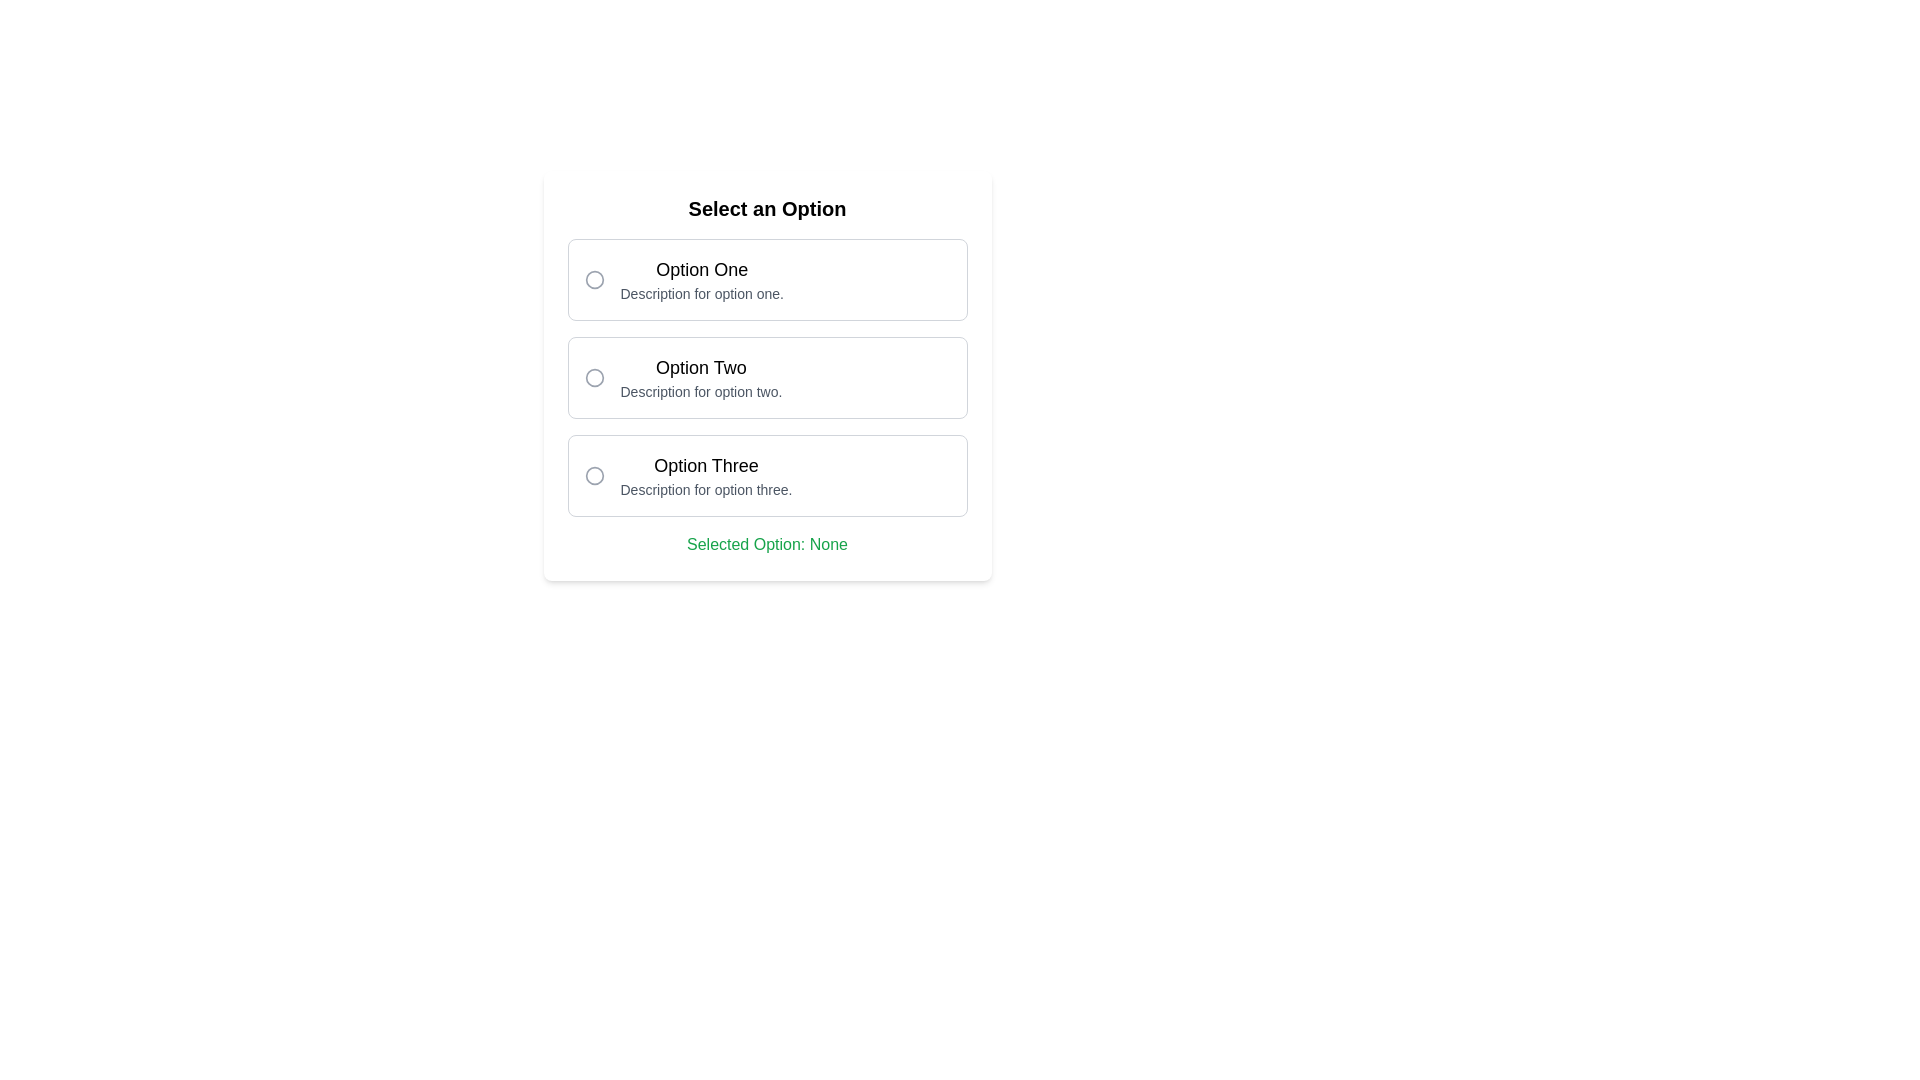 The image size is (1920, 1080). I want to click on the gray circular icon resembling an unselected radio button located to the left of the text 'Option Three', so click(593, 475).